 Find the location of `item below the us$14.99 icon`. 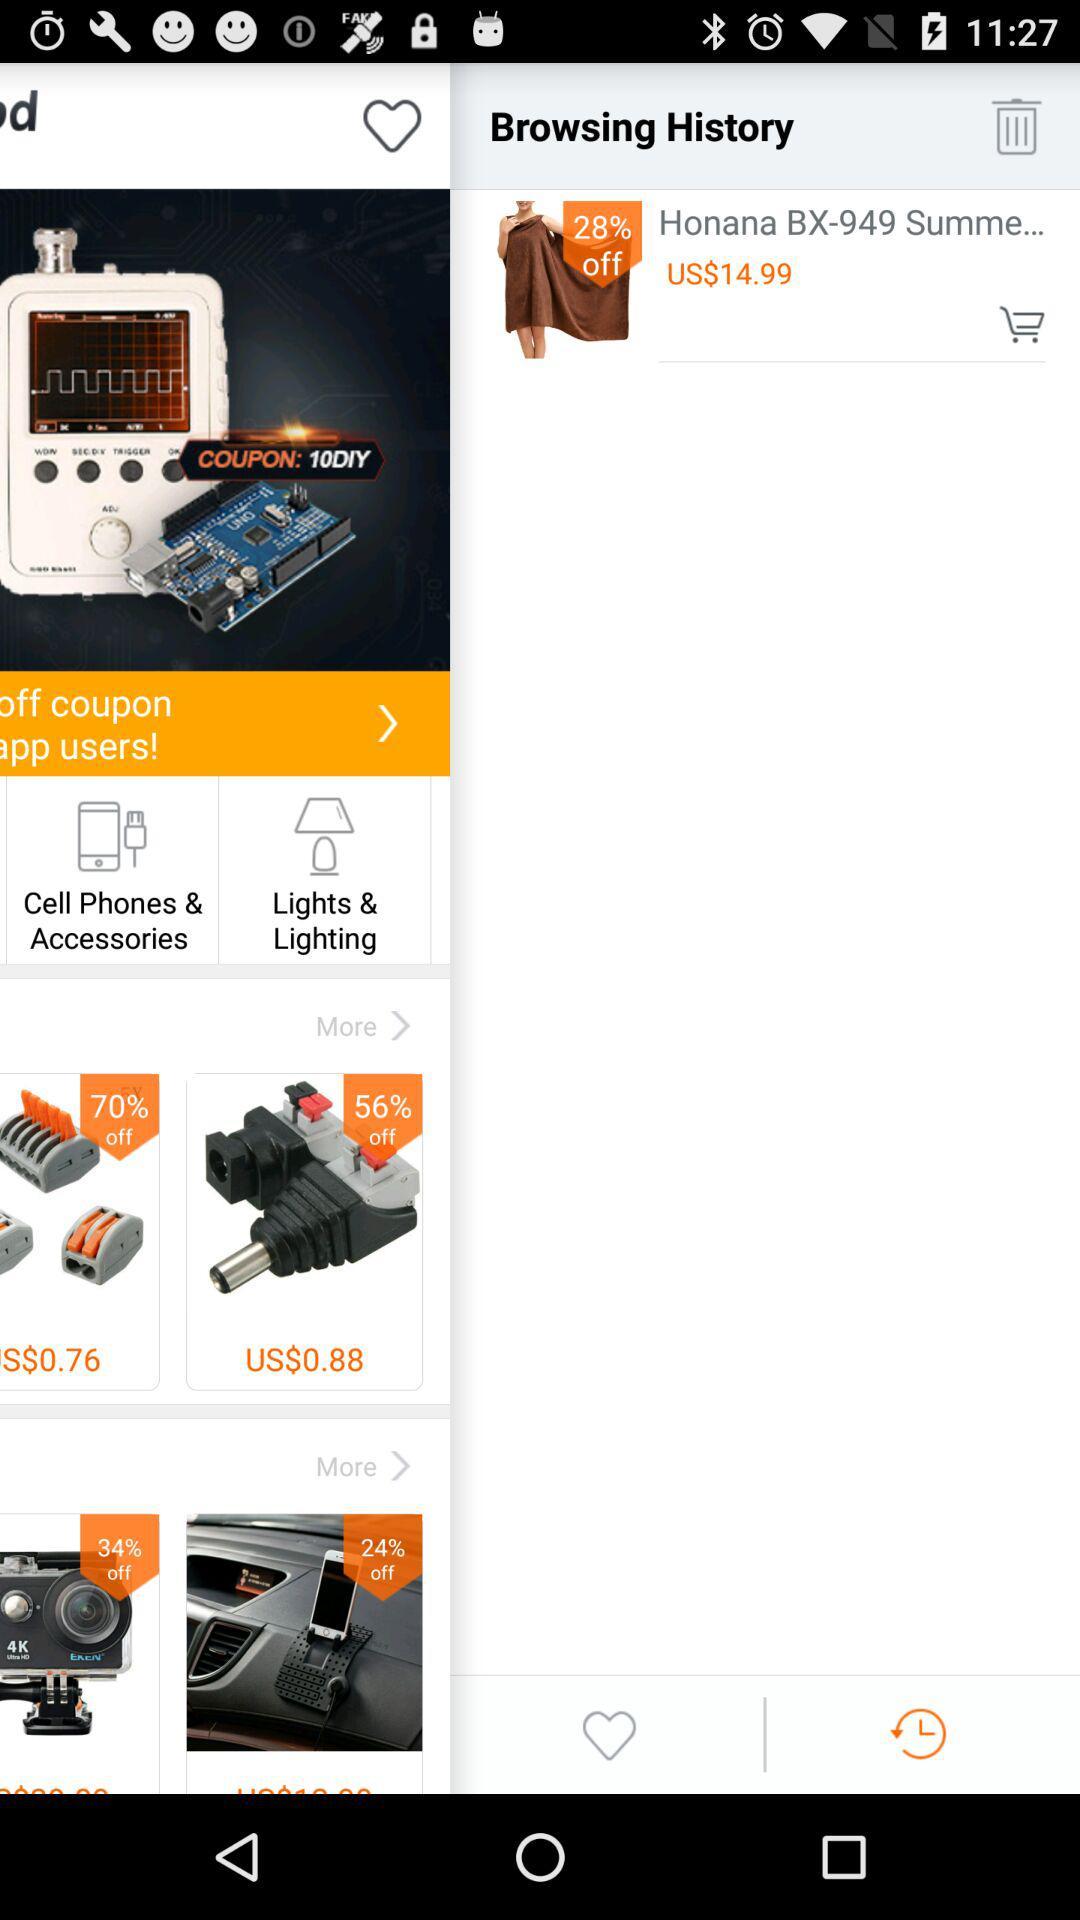

item below the us$14.99 icon is located at coordinates (1021, 324).